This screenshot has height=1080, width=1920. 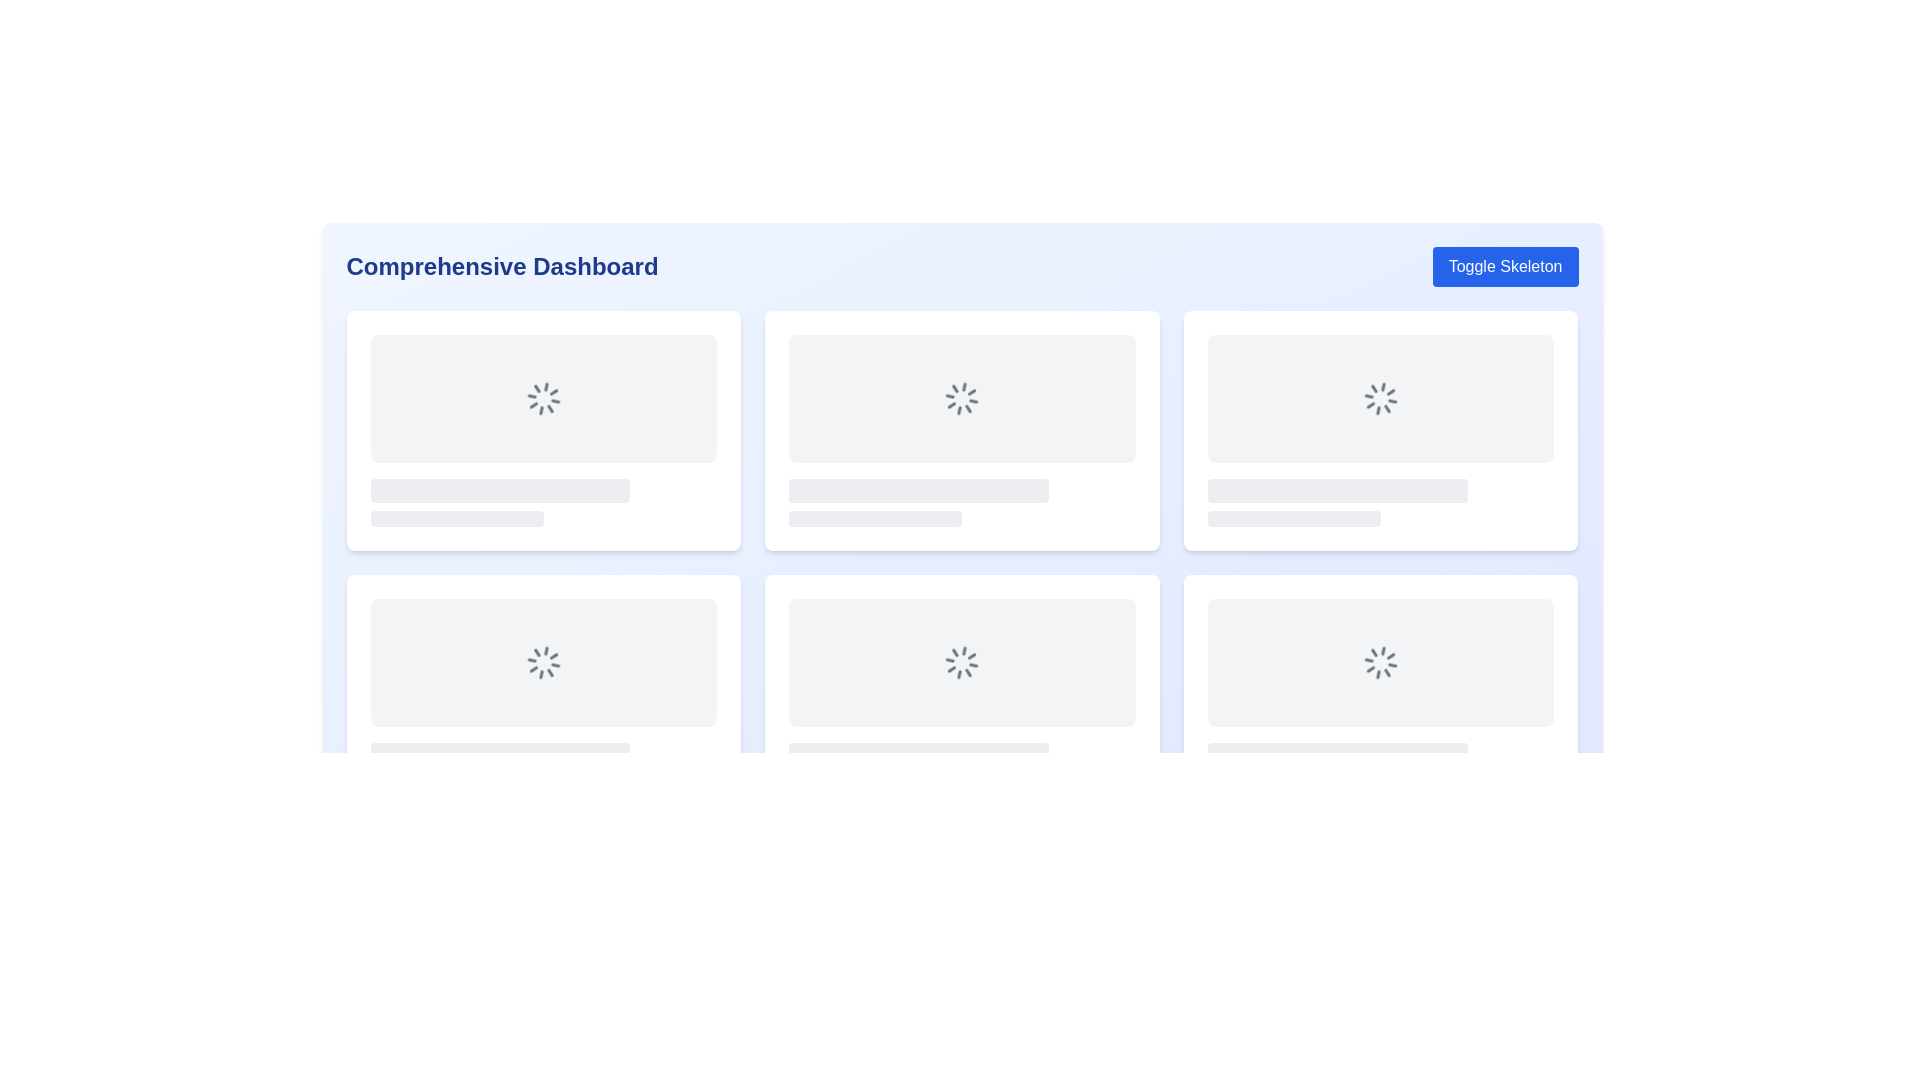 I want to click on the middle card in the top row of the 3x3 grid layout, which serves as a loading indicator for content being fetched or processed, so click(x=962, y=430).